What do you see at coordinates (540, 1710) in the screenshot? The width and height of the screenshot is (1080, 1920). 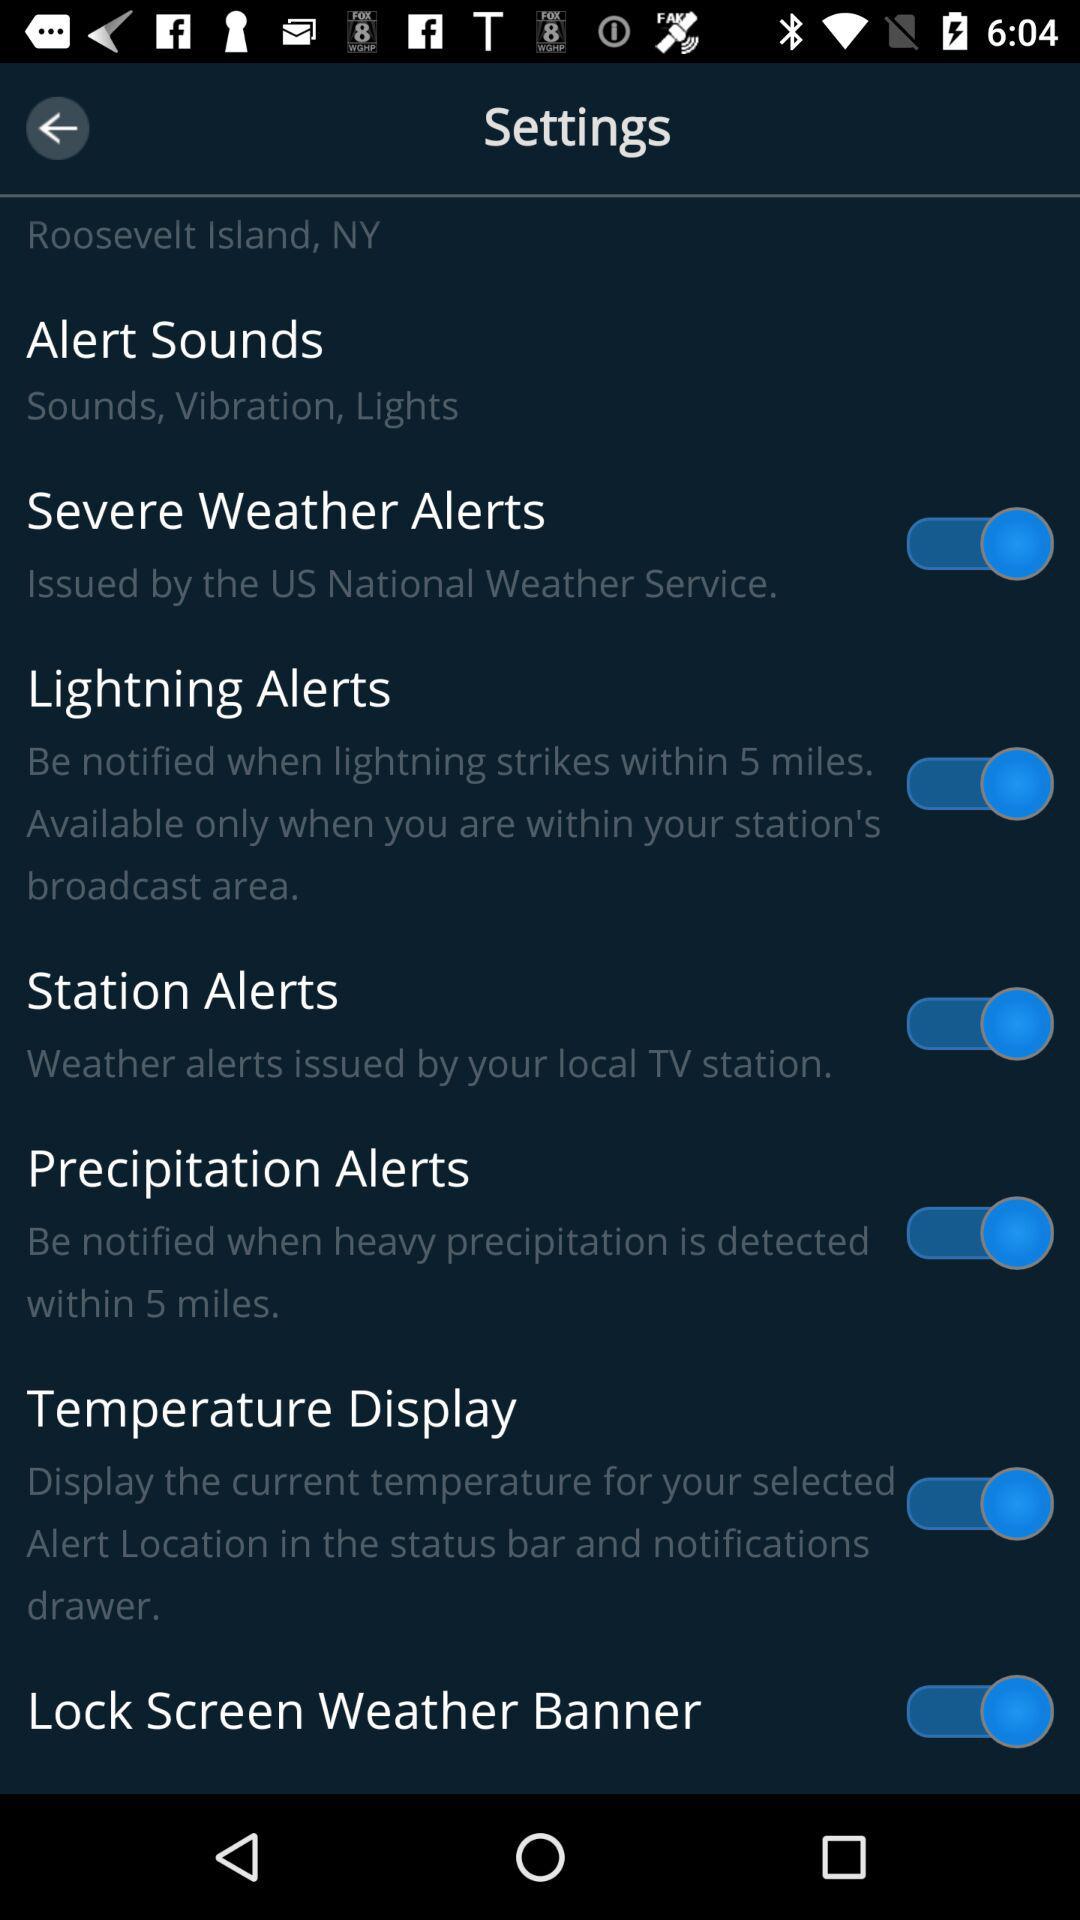 I see `lock screen weather item` at bounding box center [540, 1710].